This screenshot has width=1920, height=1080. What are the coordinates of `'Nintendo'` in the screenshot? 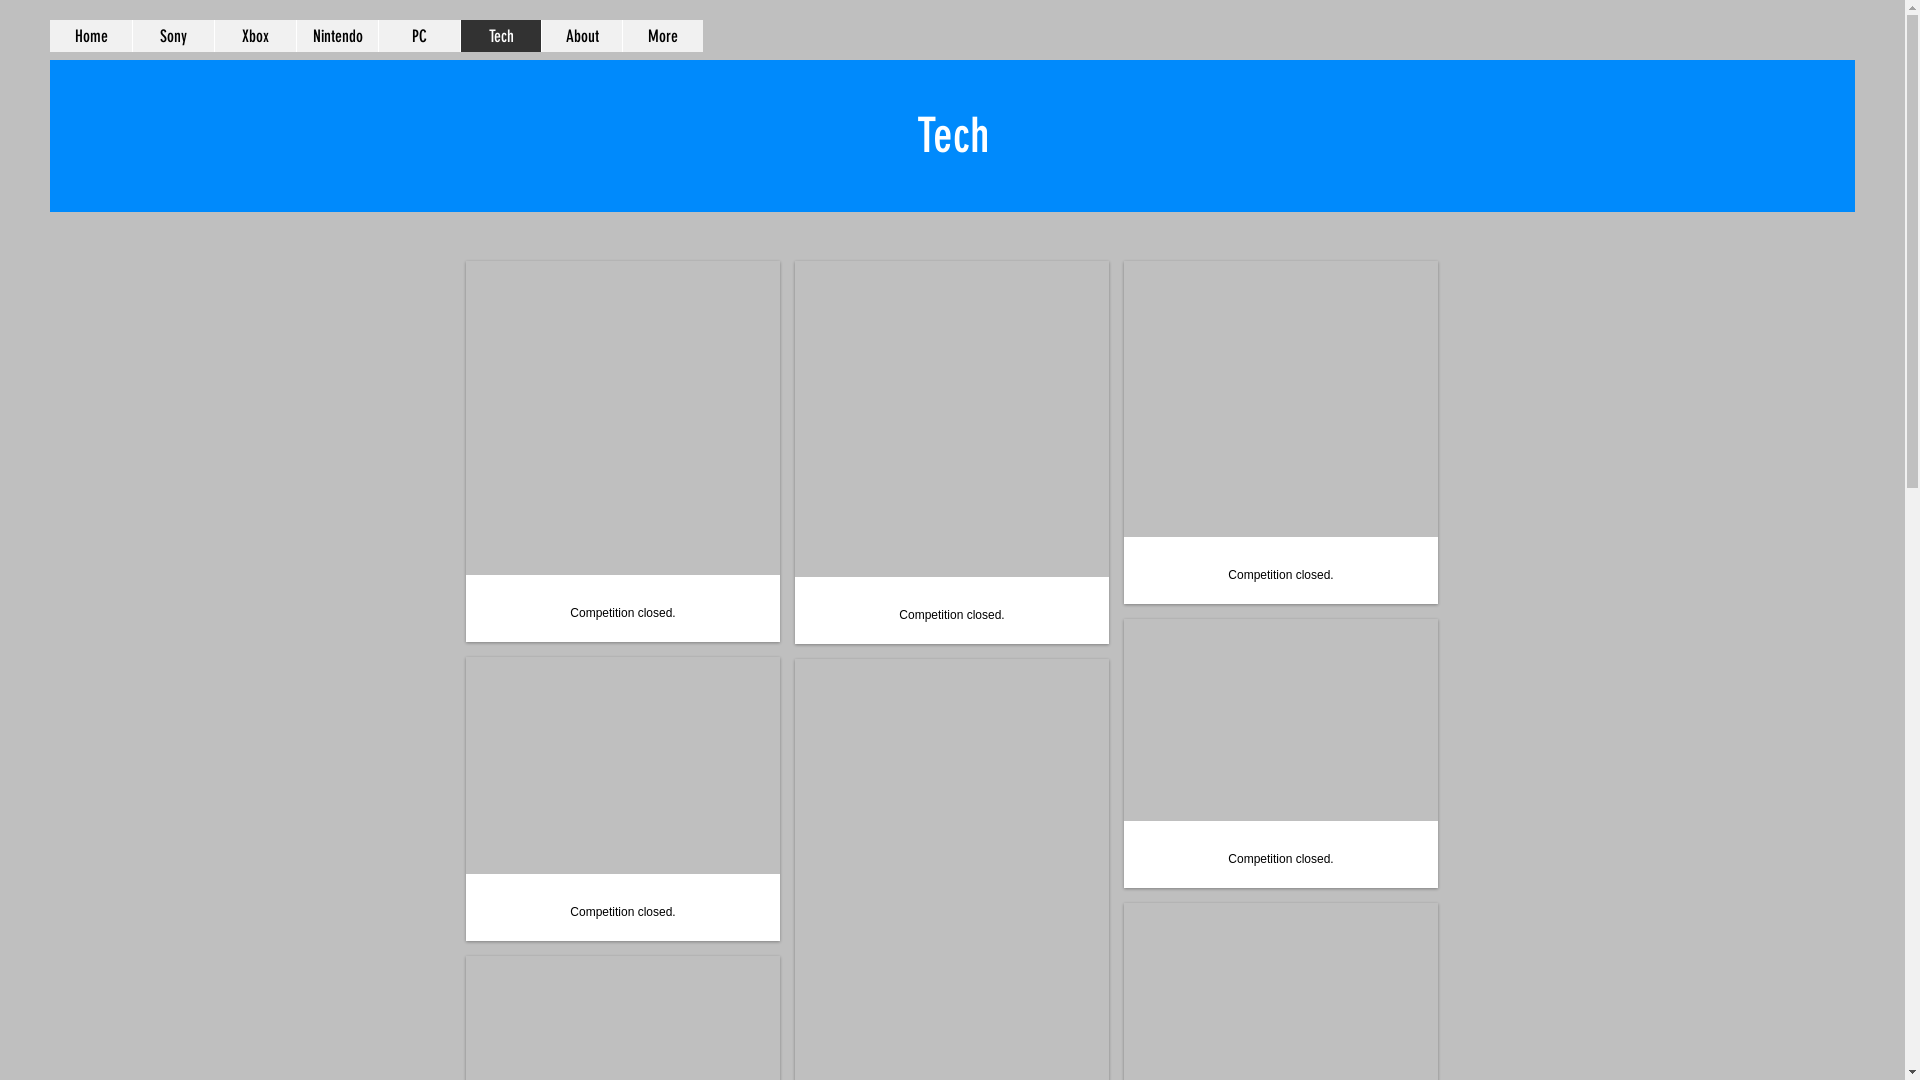 It's located at (336, 35).